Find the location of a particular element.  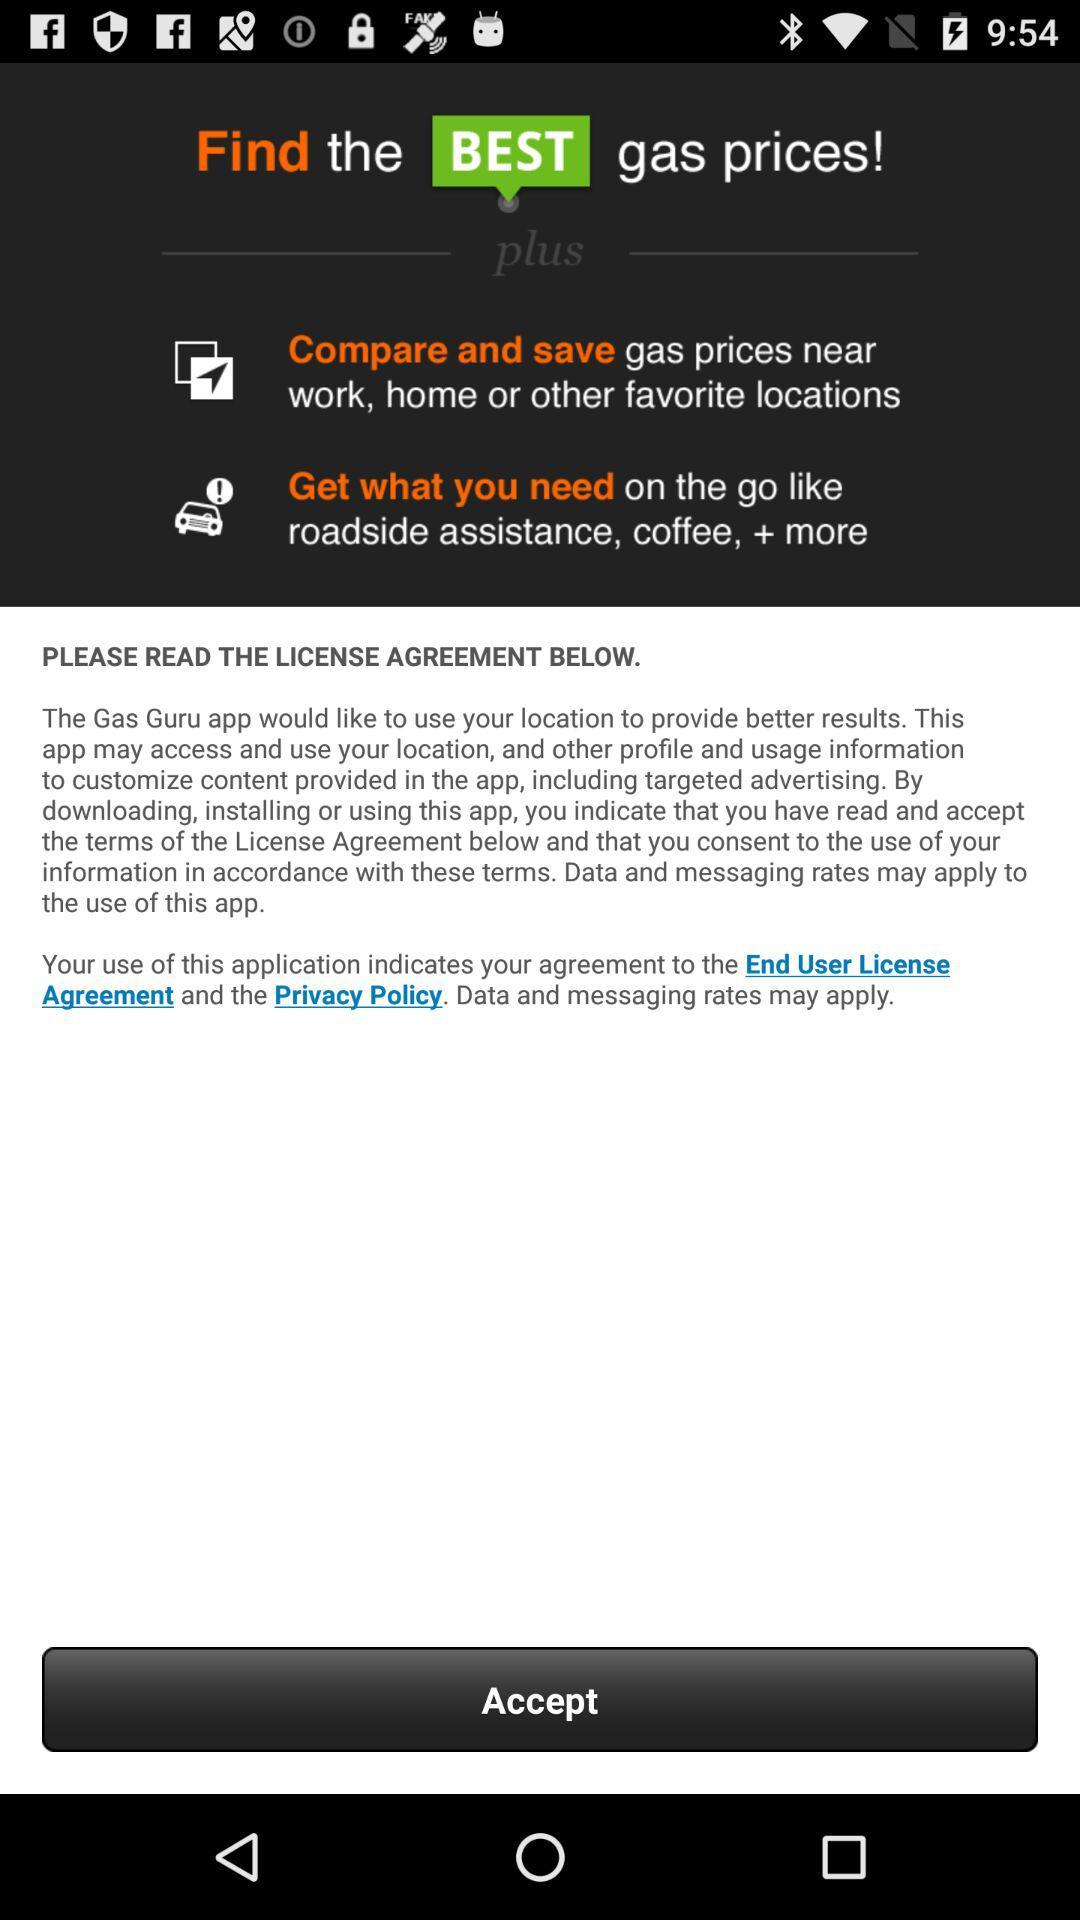

the please read the is located at coordinates (540, 881).